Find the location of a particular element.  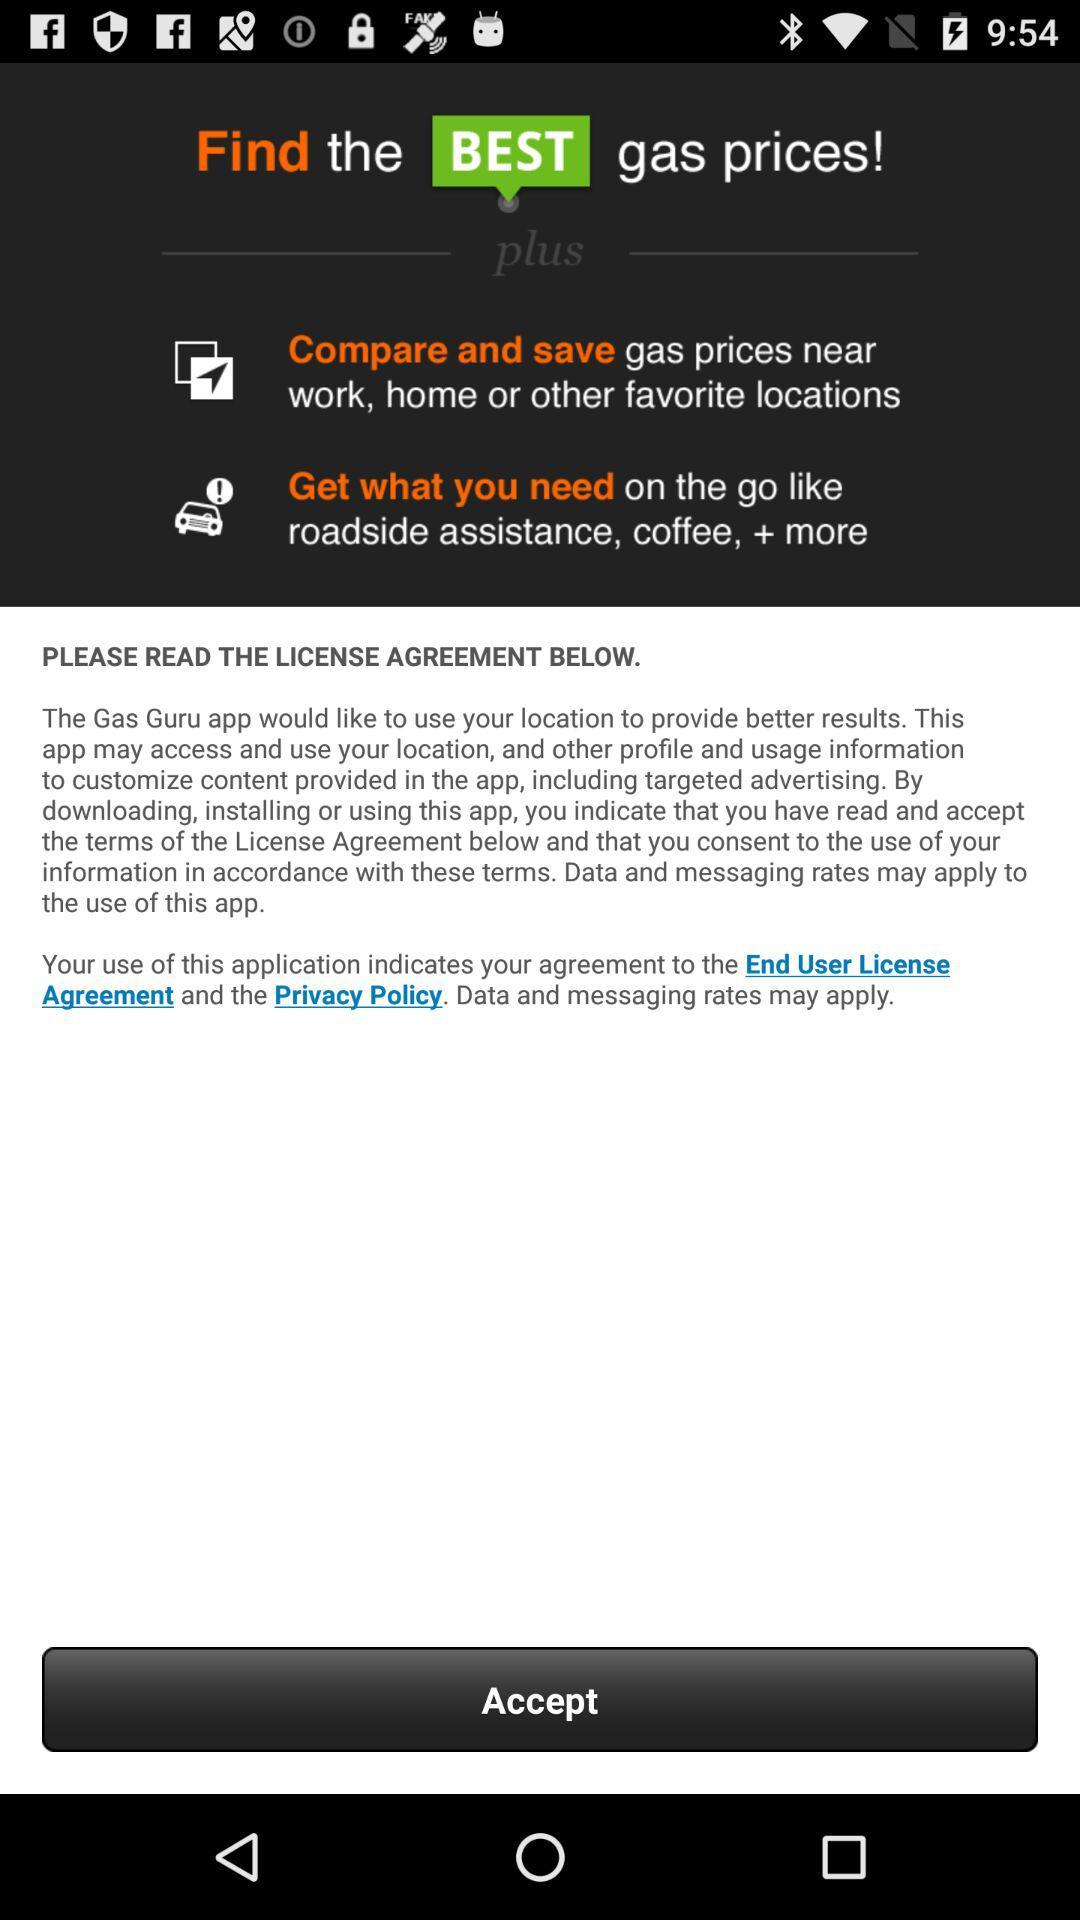

the please read the is located at coordinates (540, 881).